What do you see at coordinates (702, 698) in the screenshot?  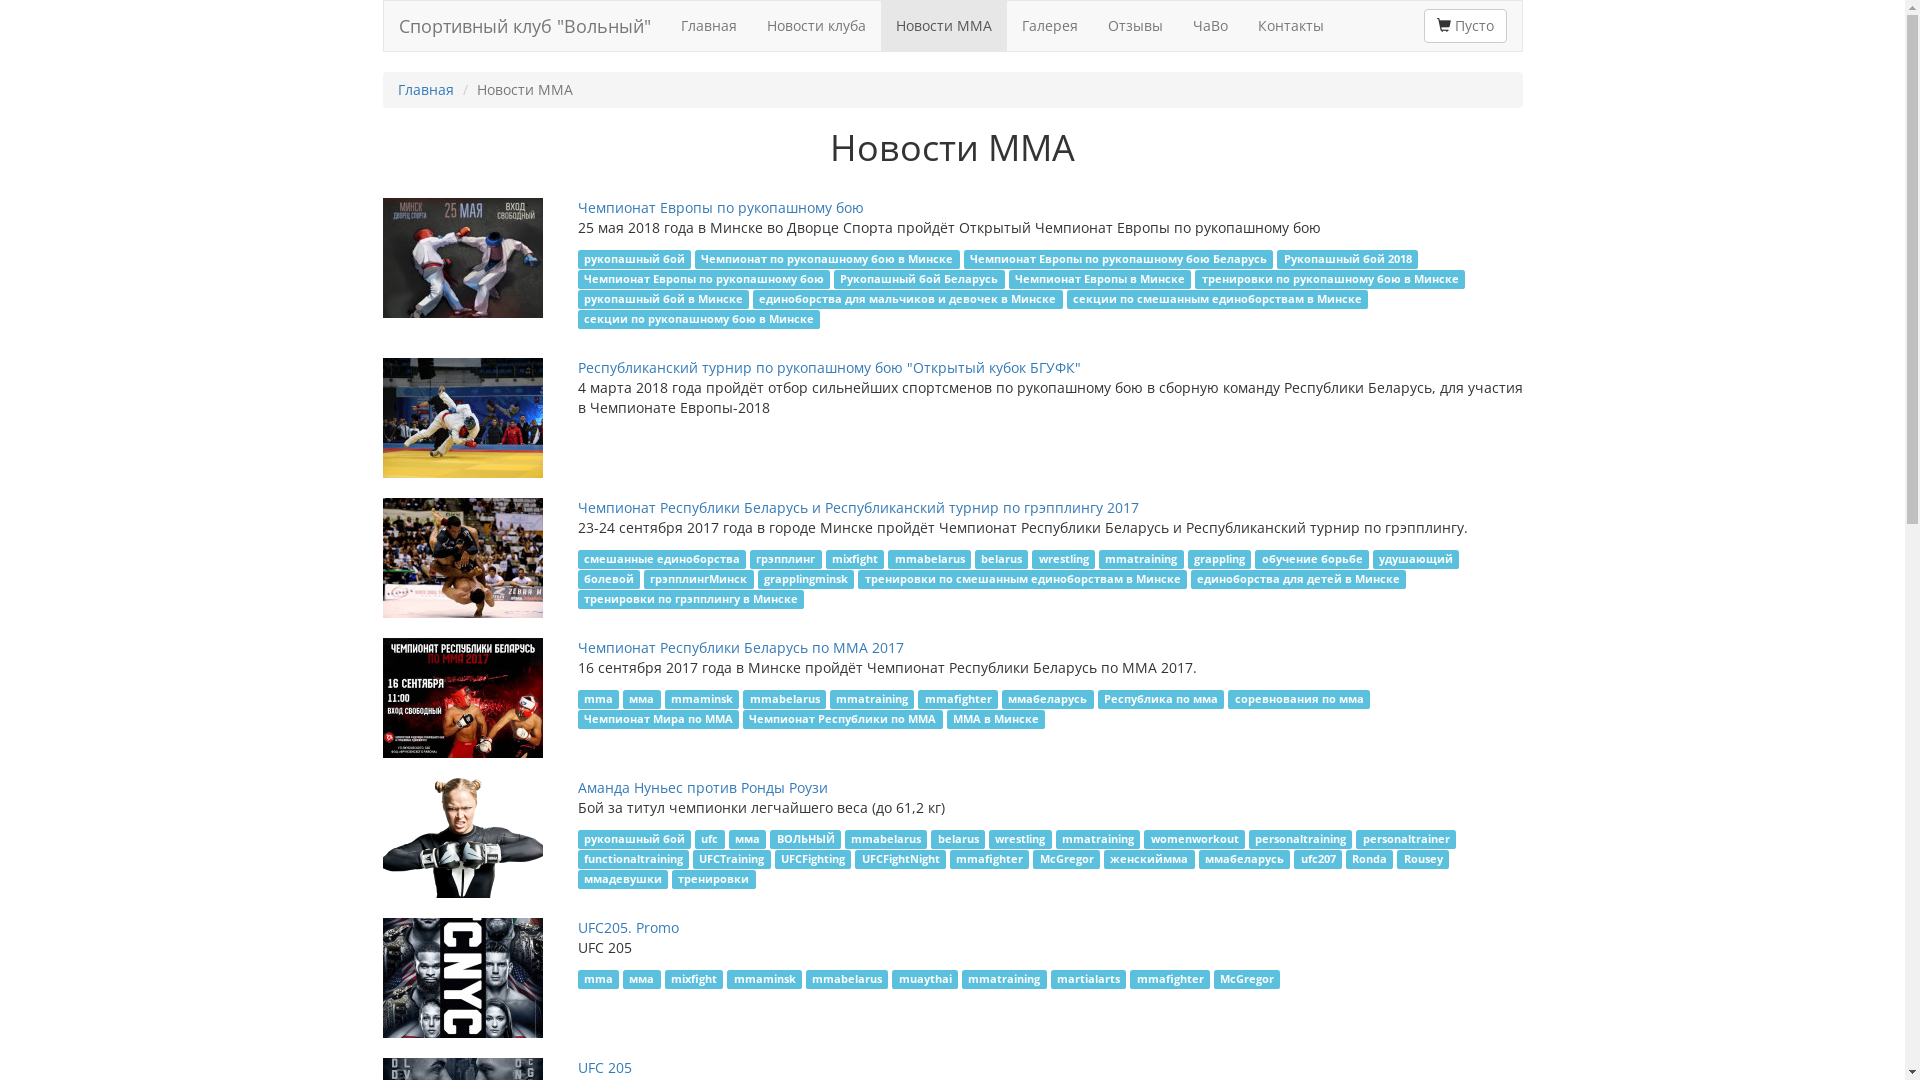 I see `'mmaminsk'` at bounding box center [702, 698].